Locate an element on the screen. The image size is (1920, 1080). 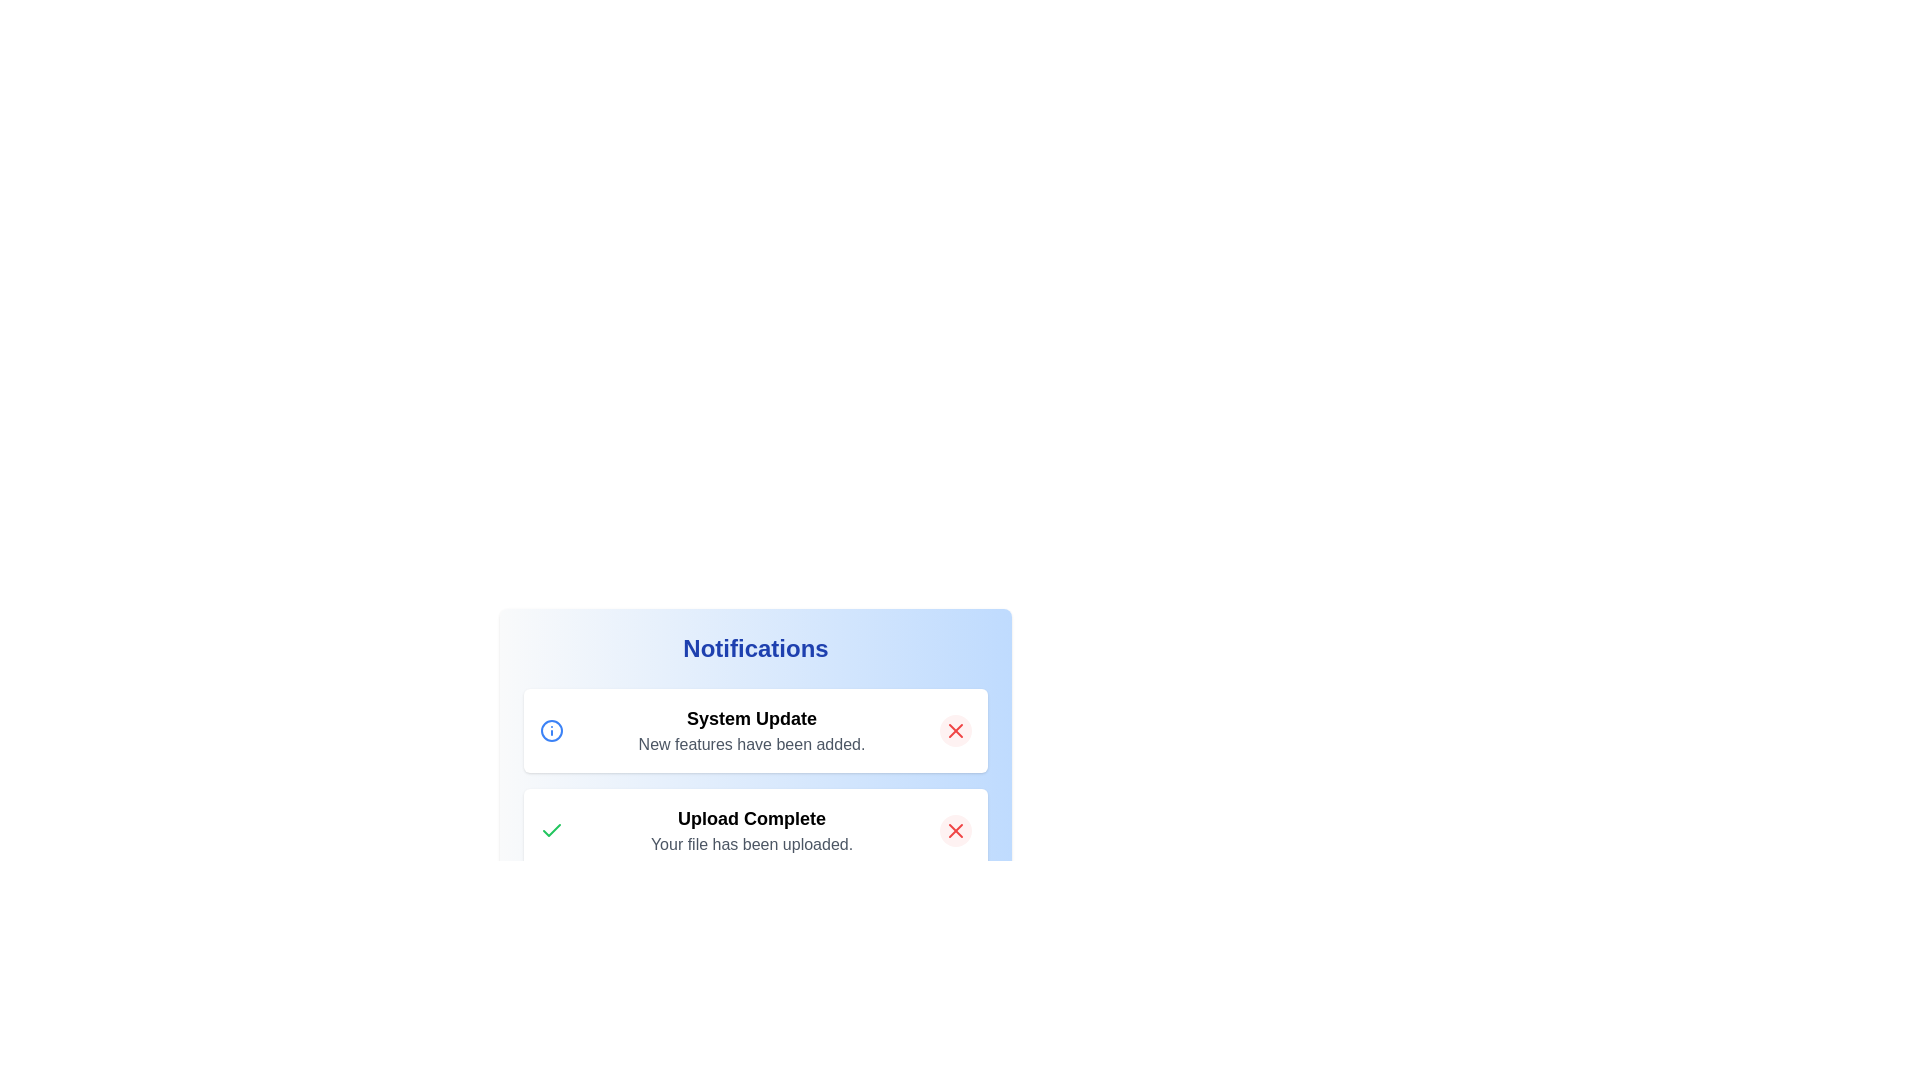
the 'System Update' notification card located at the top of the notification list is located at coordinates (754, 731).